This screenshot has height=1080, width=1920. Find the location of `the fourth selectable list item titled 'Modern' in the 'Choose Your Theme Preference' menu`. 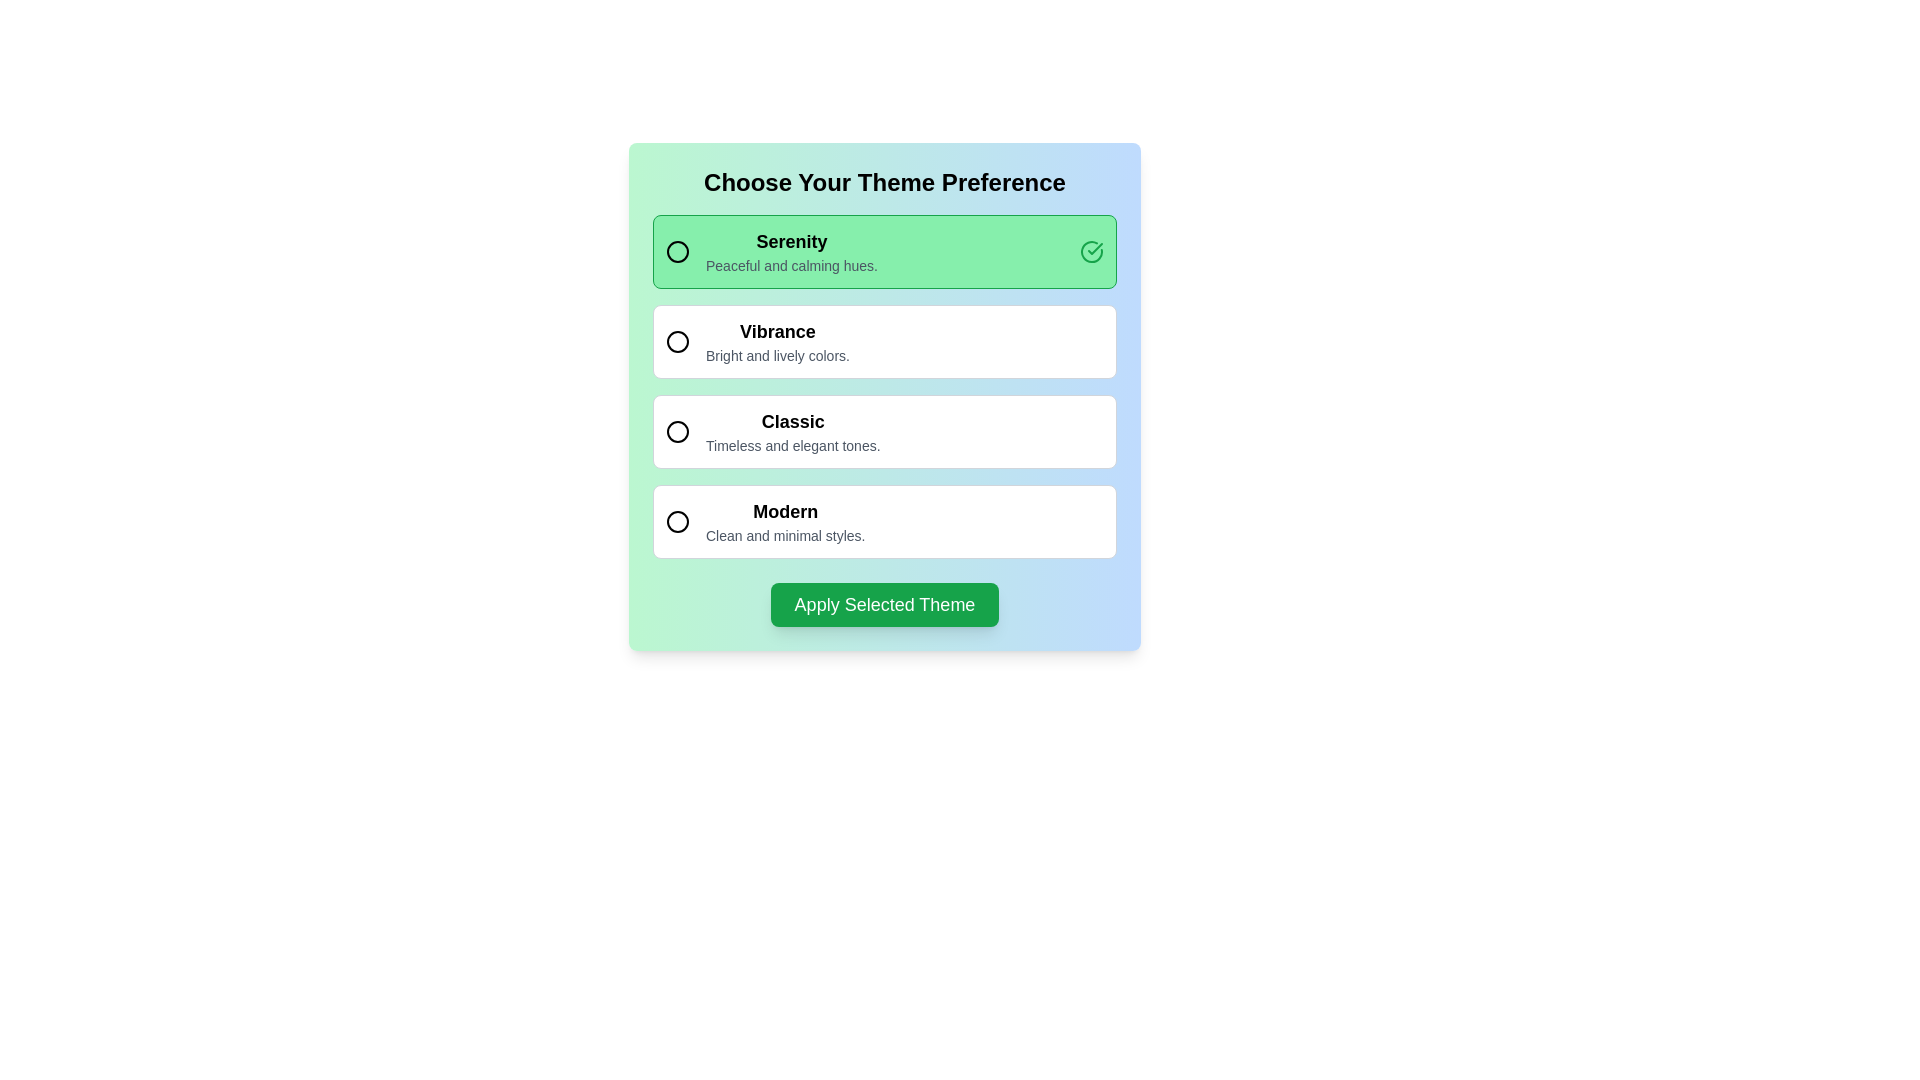

the fourth selectable list item titled 'Modern' in the 'Choose Your Theme Preference' menu is located at coordinates (764, 520).